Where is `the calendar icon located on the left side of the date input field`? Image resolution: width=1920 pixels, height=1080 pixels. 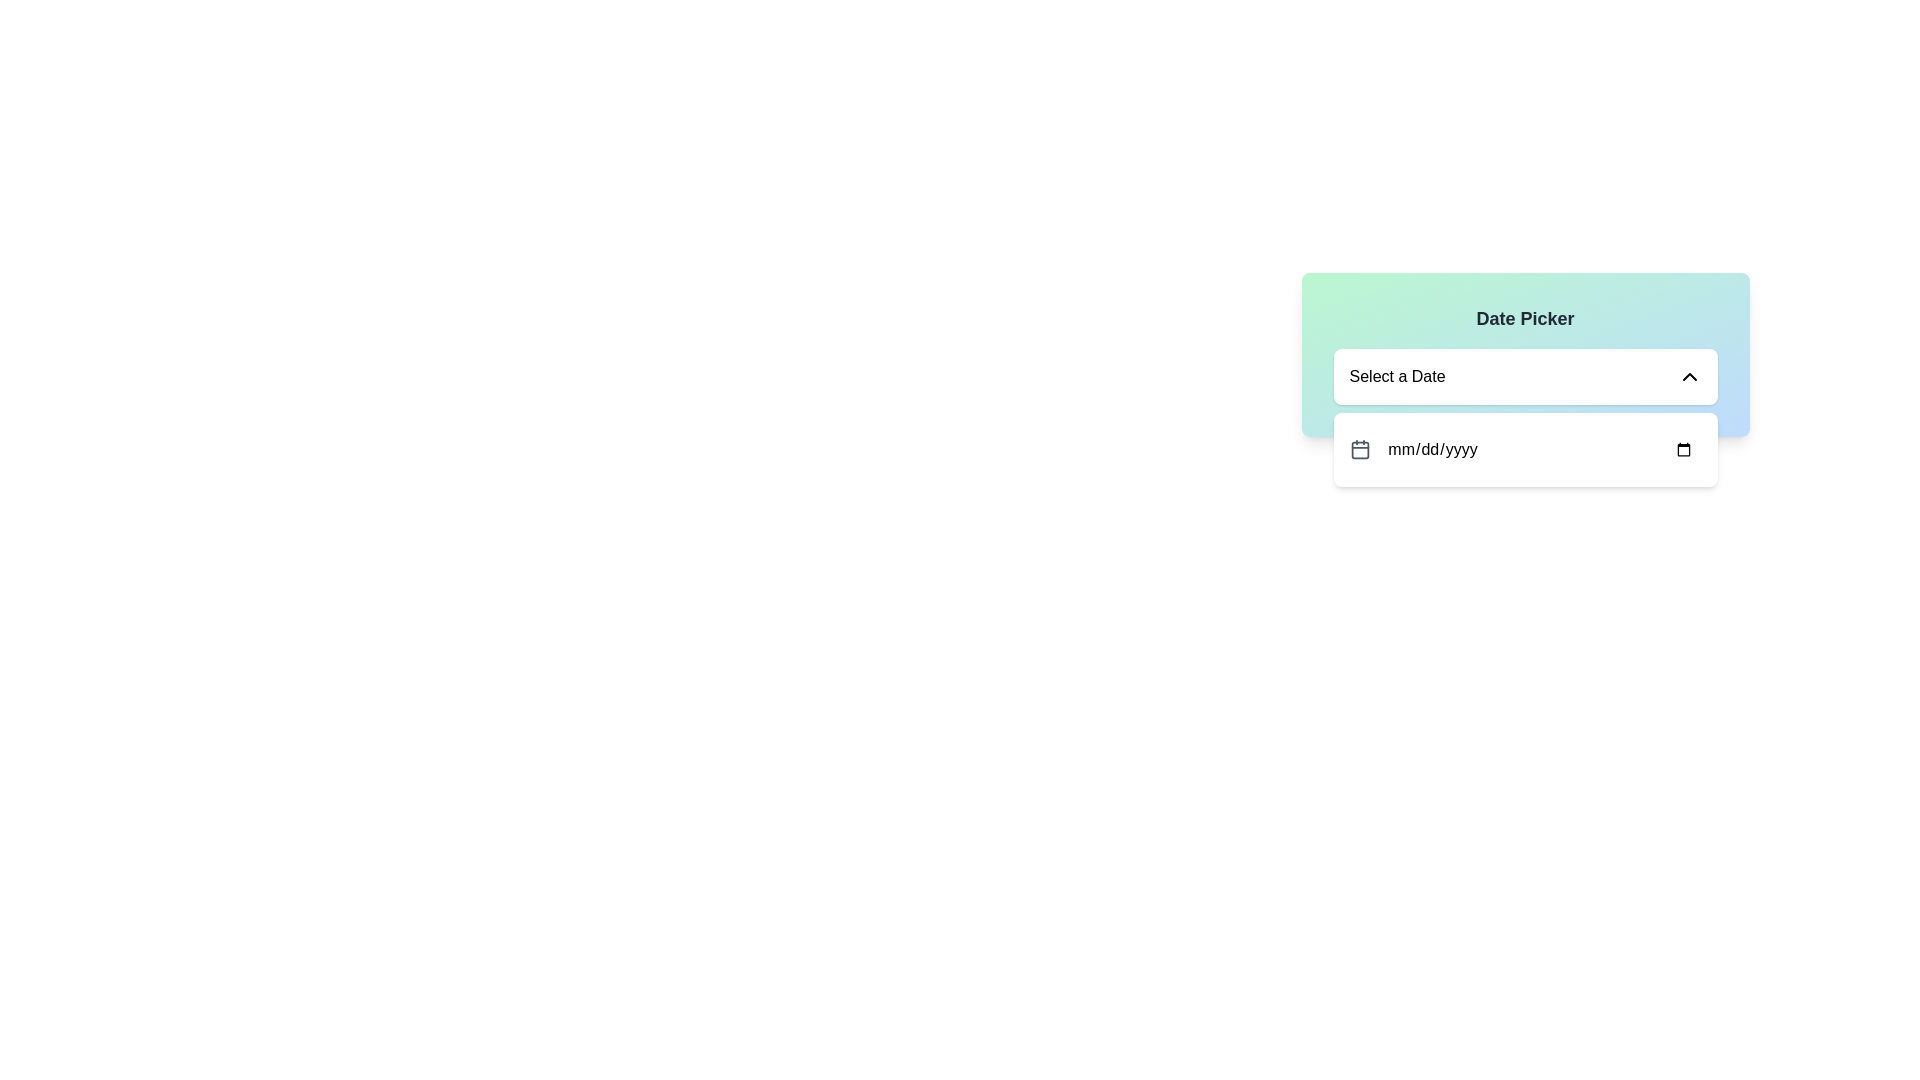 the calendar icon located on the left side of the date input field is located at coordinates (1359, 450).